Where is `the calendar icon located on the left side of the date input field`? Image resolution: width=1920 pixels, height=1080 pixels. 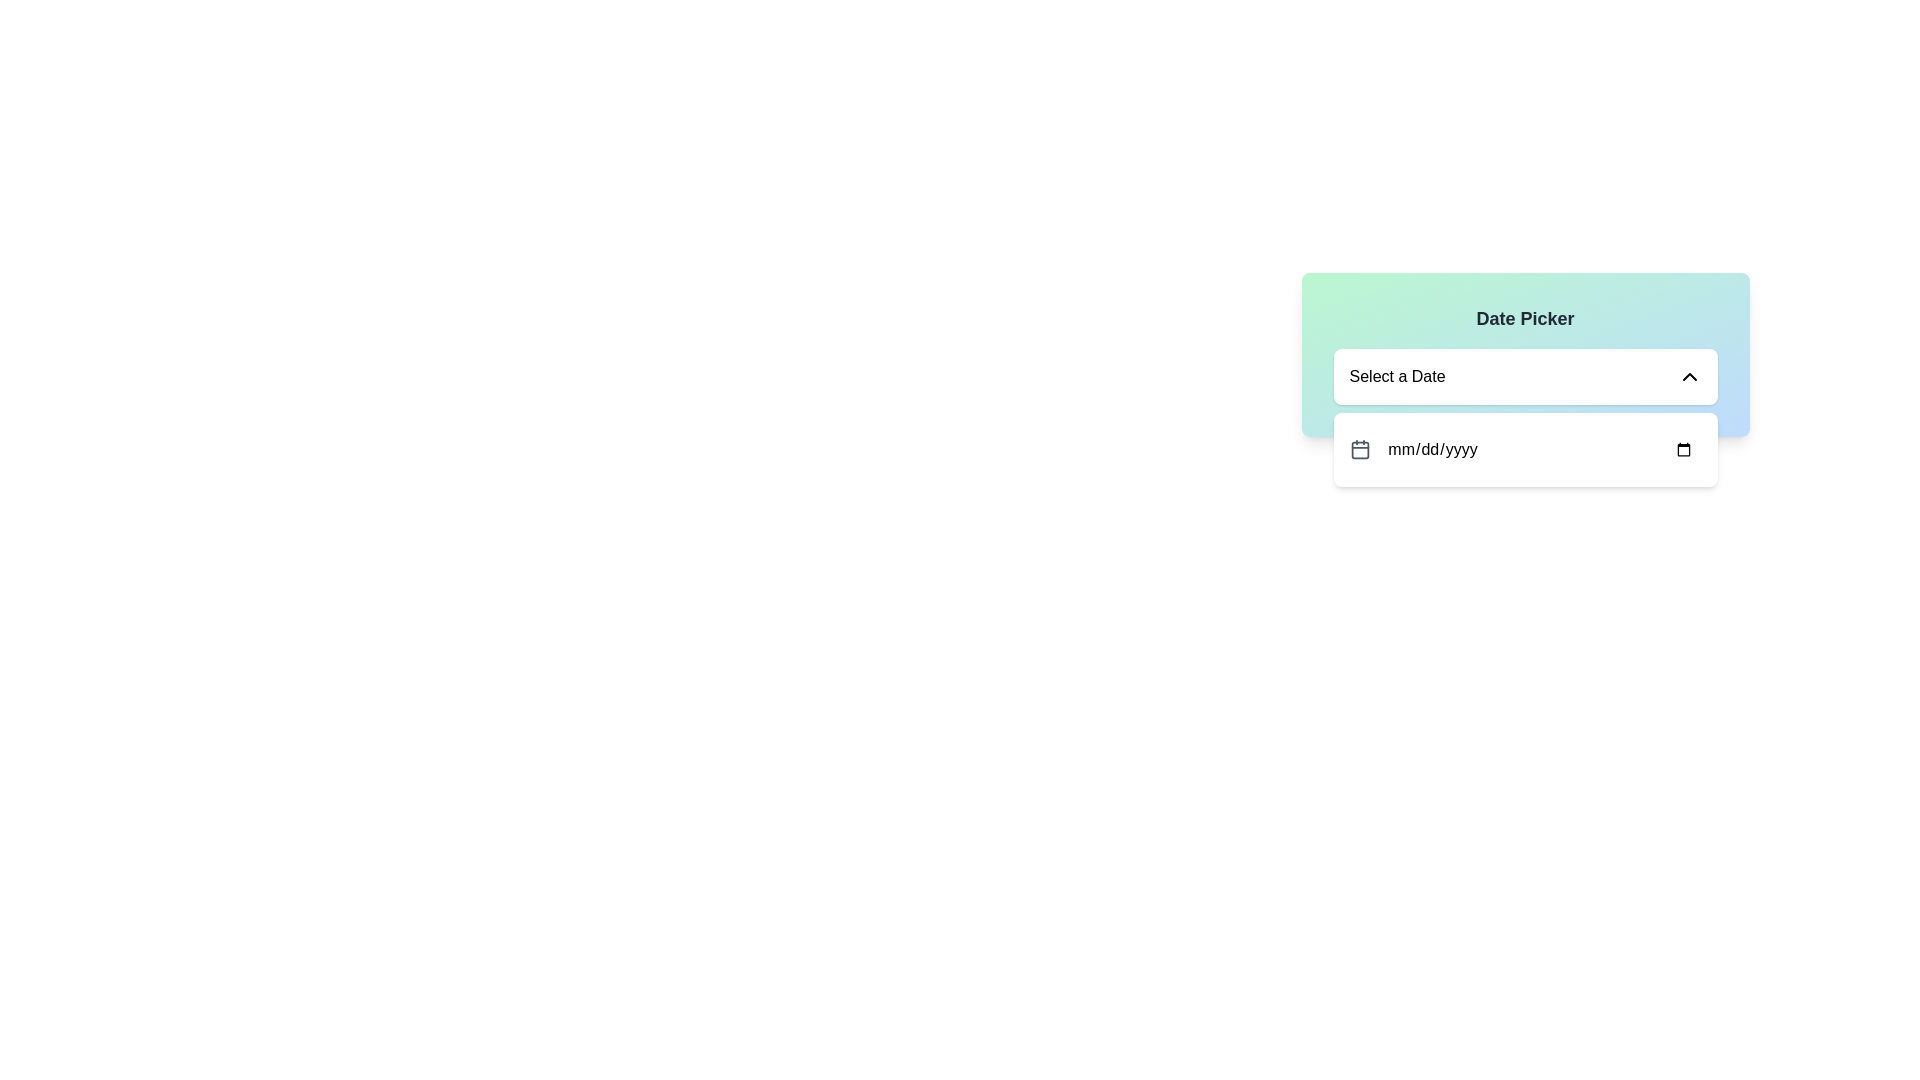 the calendar icon located on the left side of the date input field is located at coordinates (1359, 450).